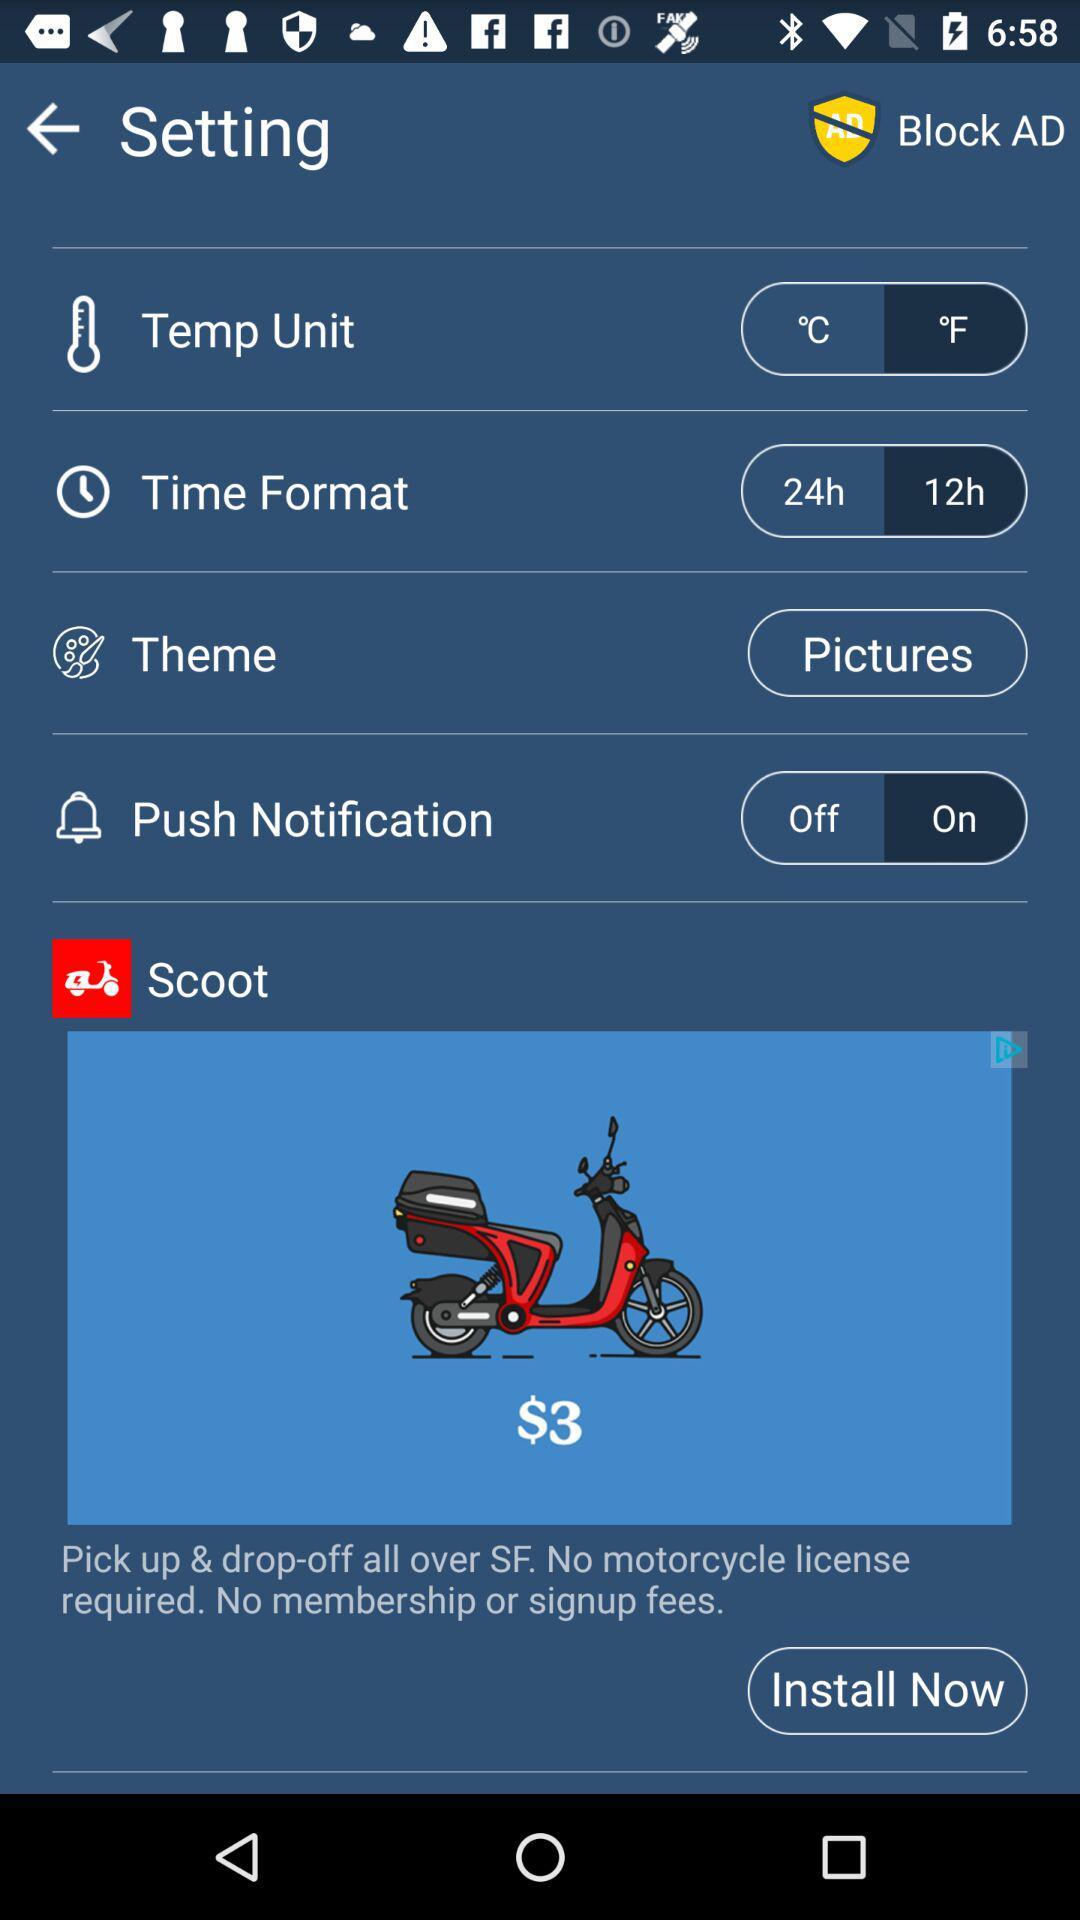 The image size is (1080, 1920). I want to click on the arrow_backward icon, so click(51, 136).